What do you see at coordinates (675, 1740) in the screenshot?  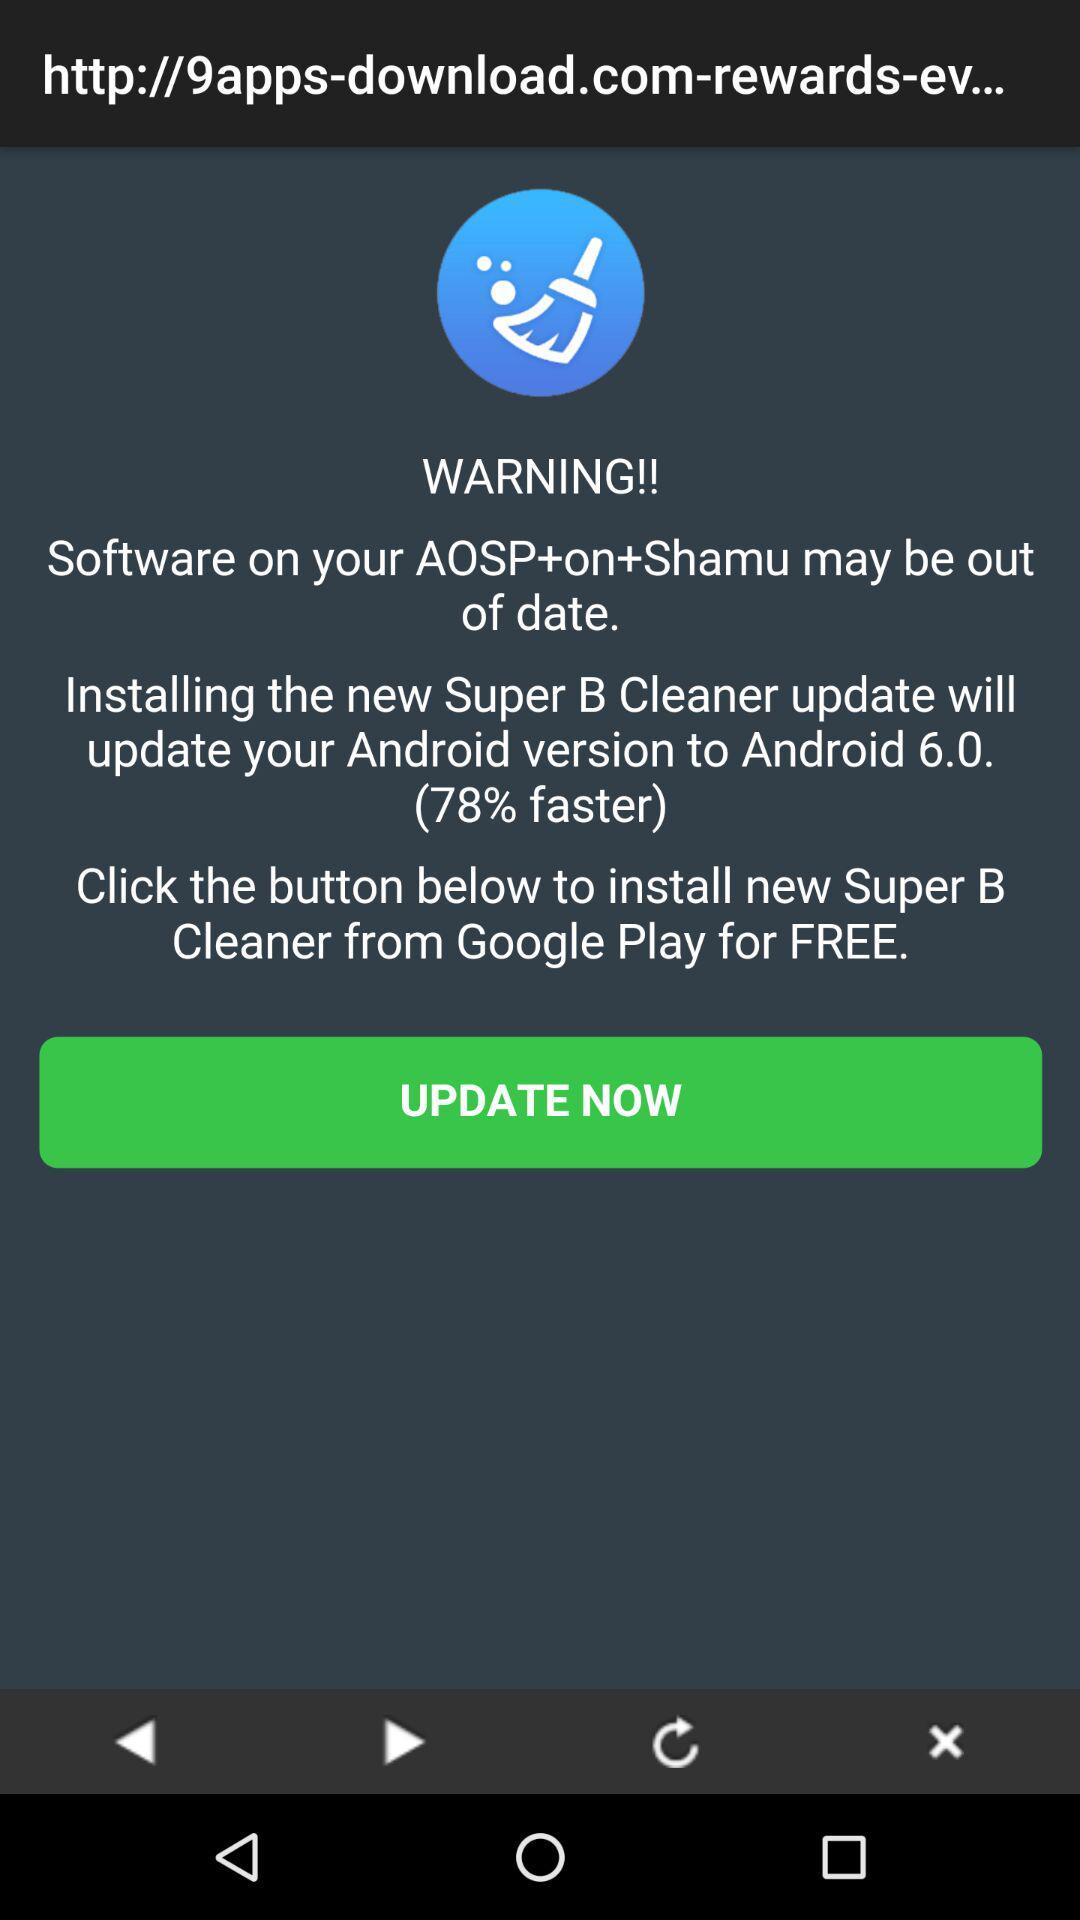 I see `refresh` at bounding box center [675, 1740].